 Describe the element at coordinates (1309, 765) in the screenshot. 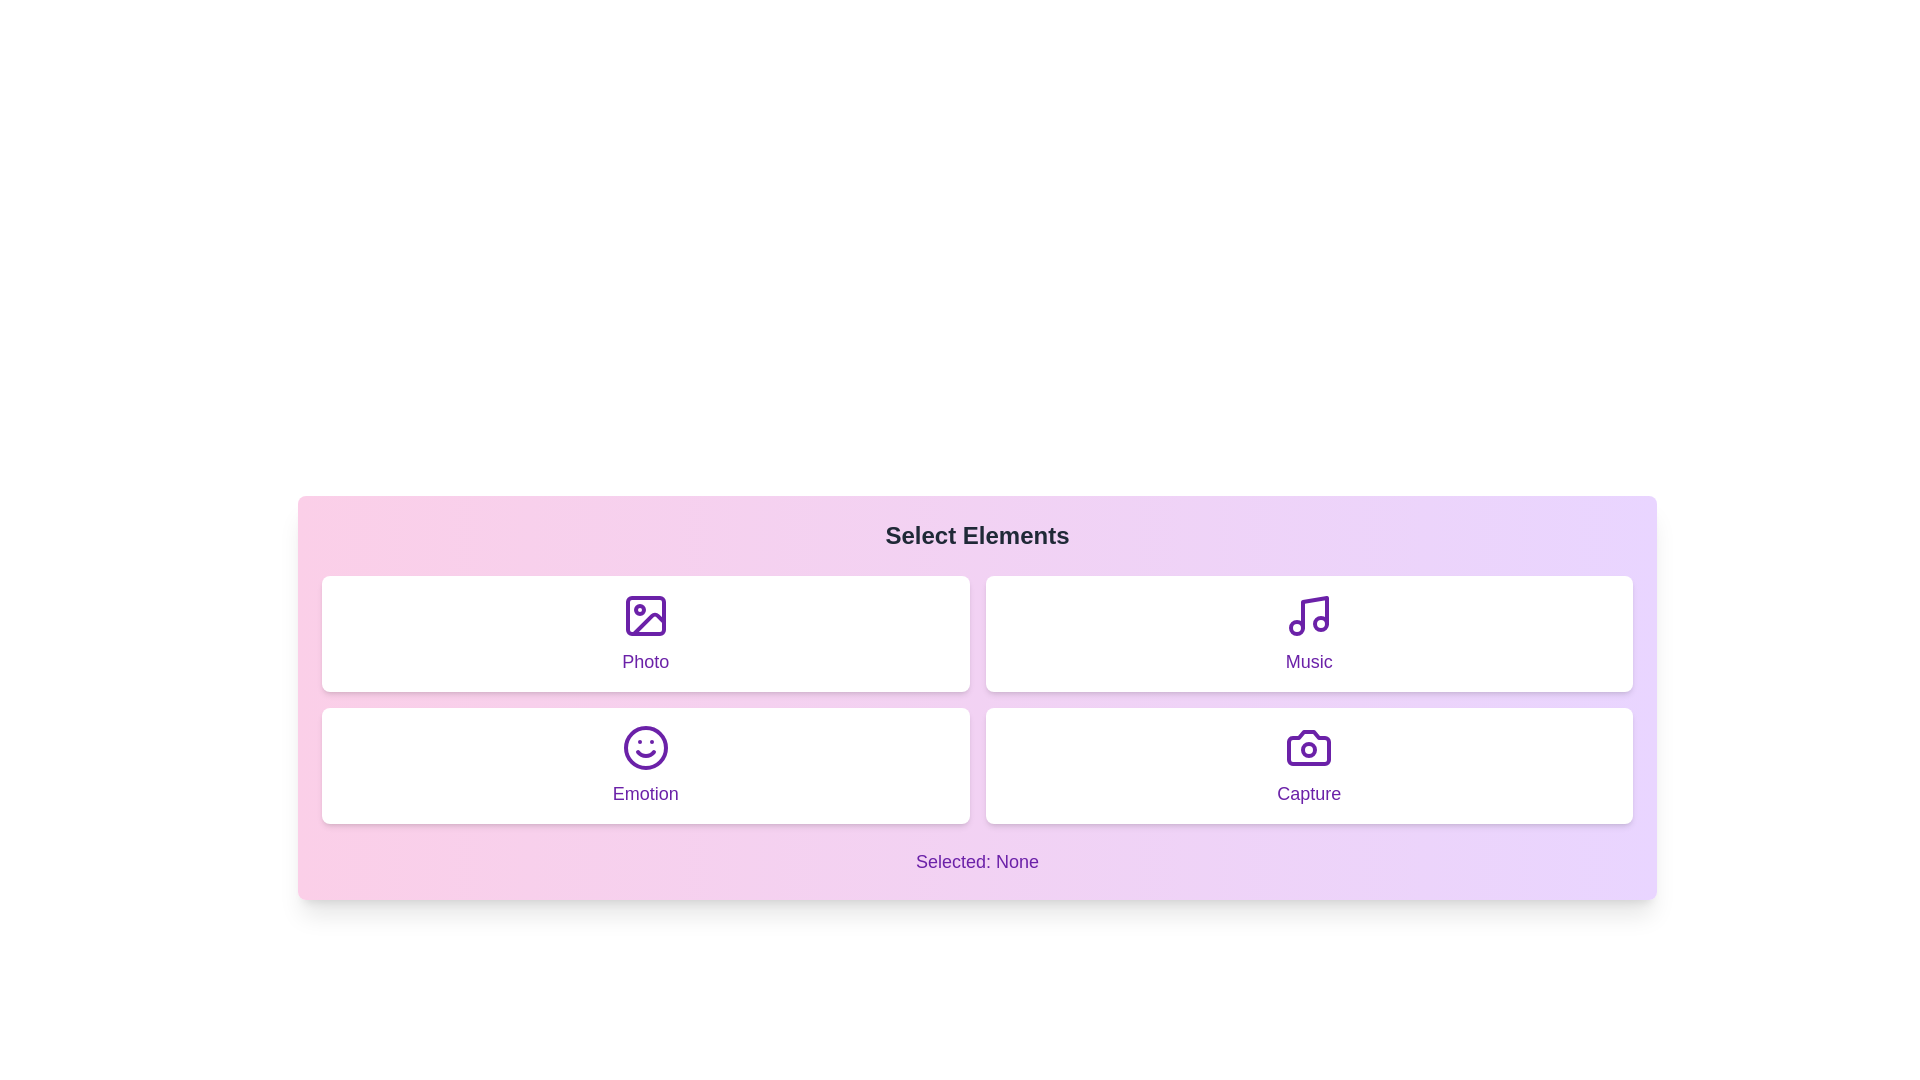

I see `the element labeled Capture` at that location.